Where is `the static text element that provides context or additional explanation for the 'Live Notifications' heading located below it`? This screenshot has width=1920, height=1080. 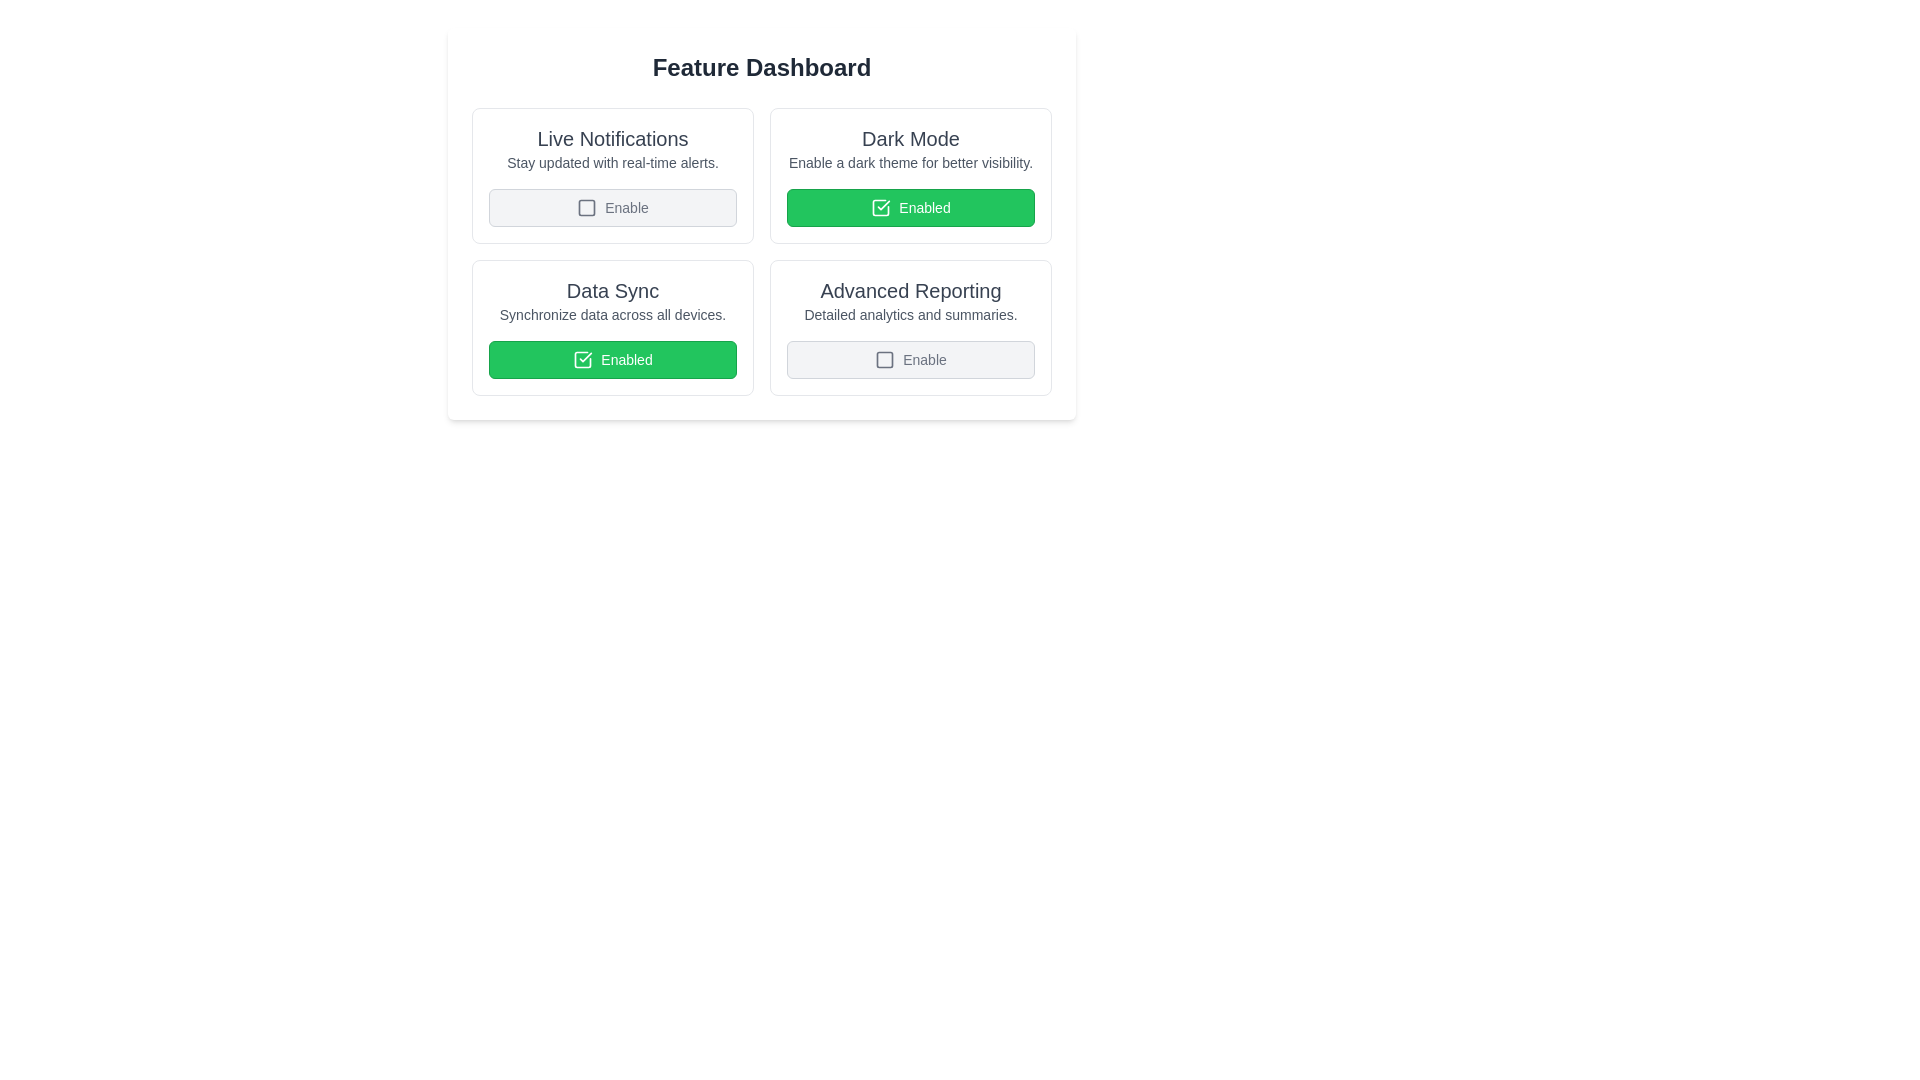
the static text element that provides context or additional explanation for the 'Live Notifications' heading located below it is located at coordinates (612, 161).